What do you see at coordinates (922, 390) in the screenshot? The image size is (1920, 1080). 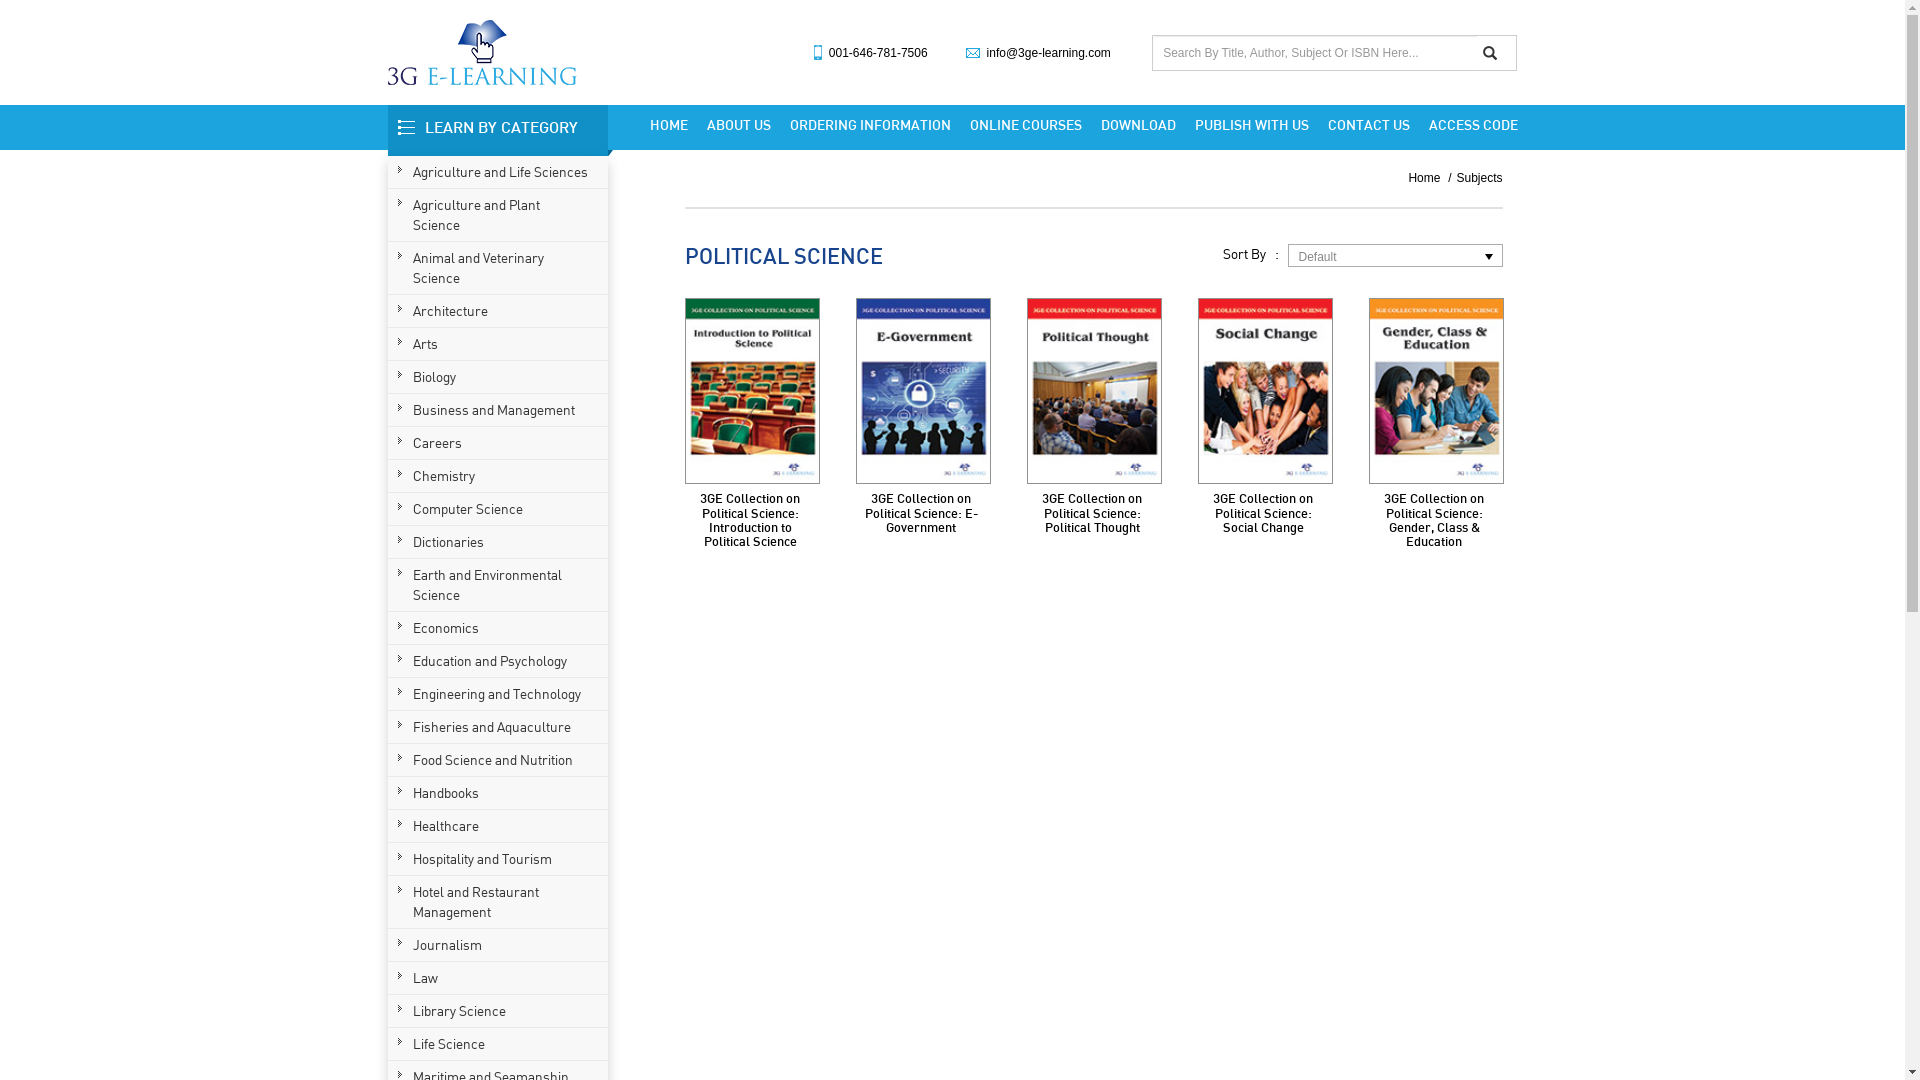 I see `'3GE Collection on Political Science: E-Government'` at bounding box center [922, 390].